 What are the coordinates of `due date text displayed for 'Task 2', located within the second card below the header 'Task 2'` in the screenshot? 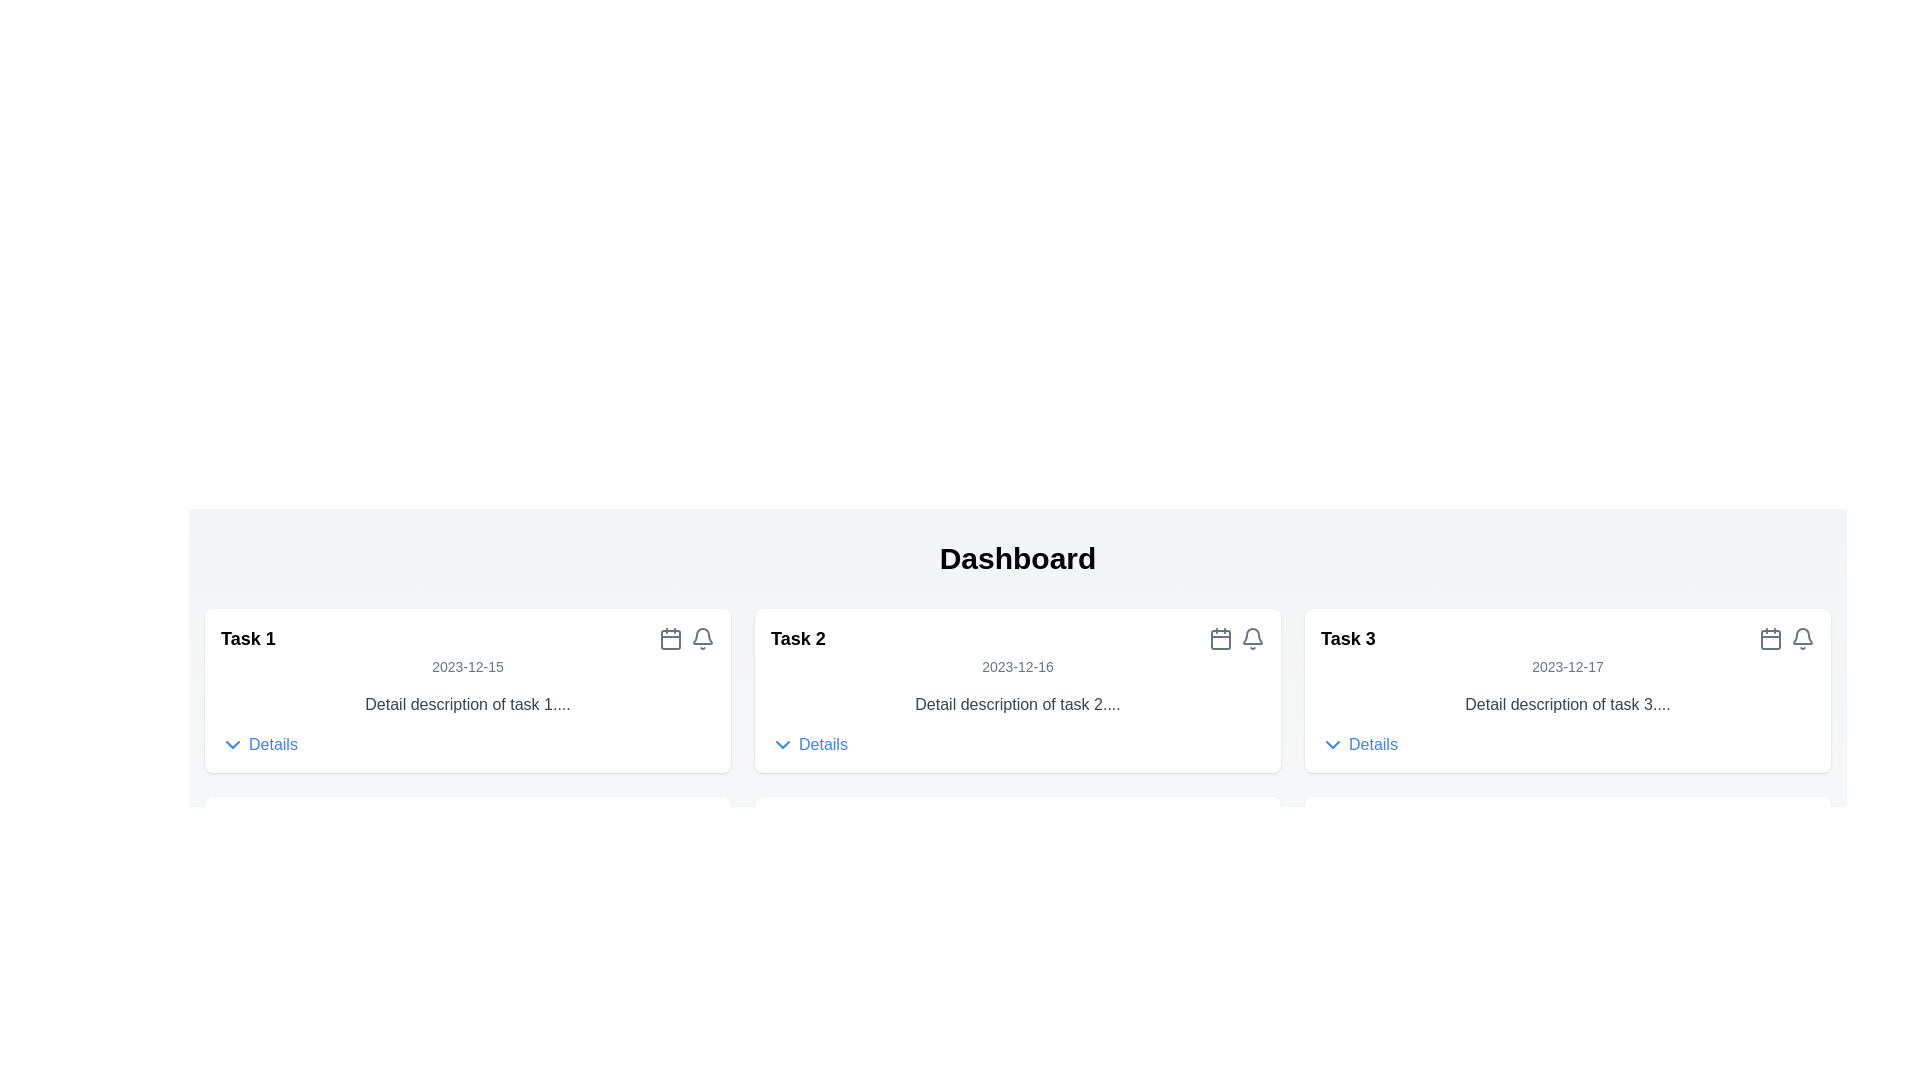 It's located at (1017, 667).